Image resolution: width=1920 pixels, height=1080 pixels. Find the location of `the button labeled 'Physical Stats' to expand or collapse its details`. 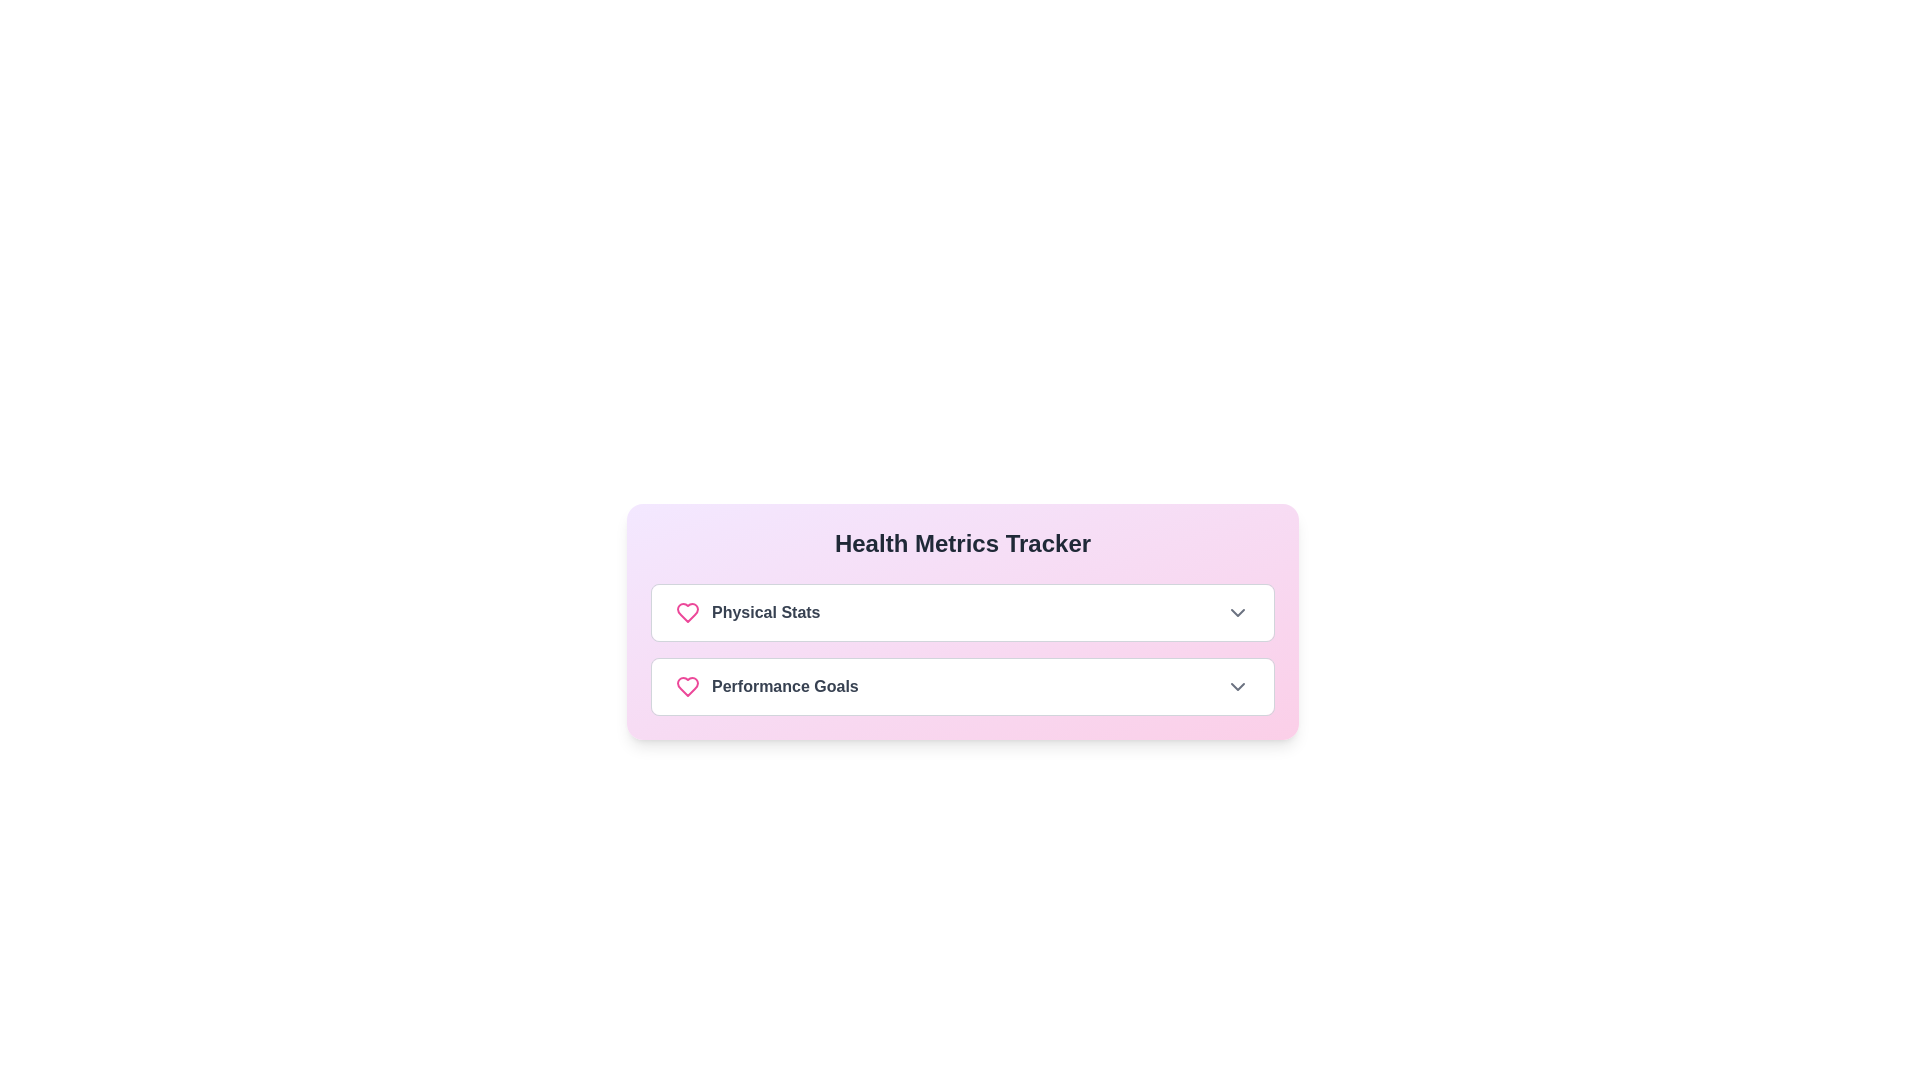

the button labeled 'Physical Stats' to expand or collapse its details is located at coordinates (963, 612).